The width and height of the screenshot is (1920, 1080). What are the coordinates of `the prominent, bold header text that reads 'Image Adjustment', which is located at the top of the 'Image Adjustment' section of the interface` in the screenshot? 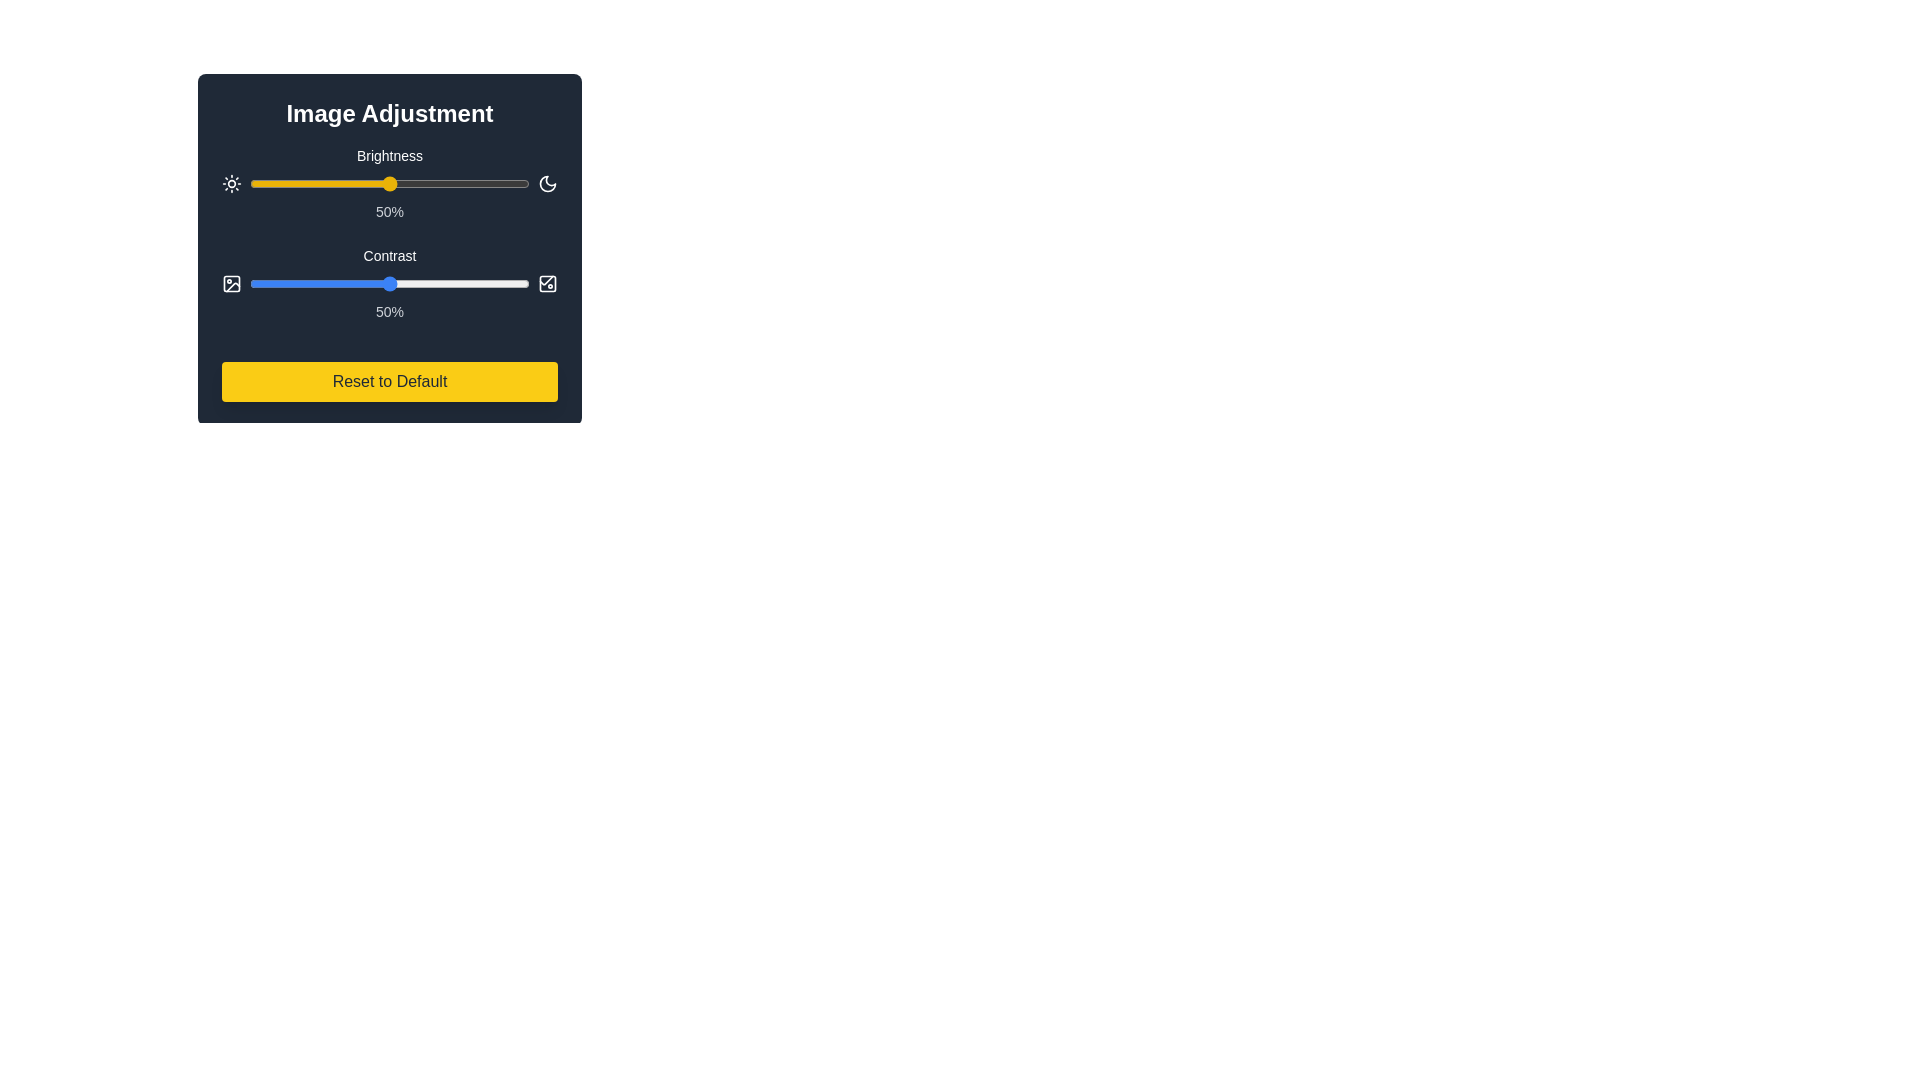 It's located at (389, 114).